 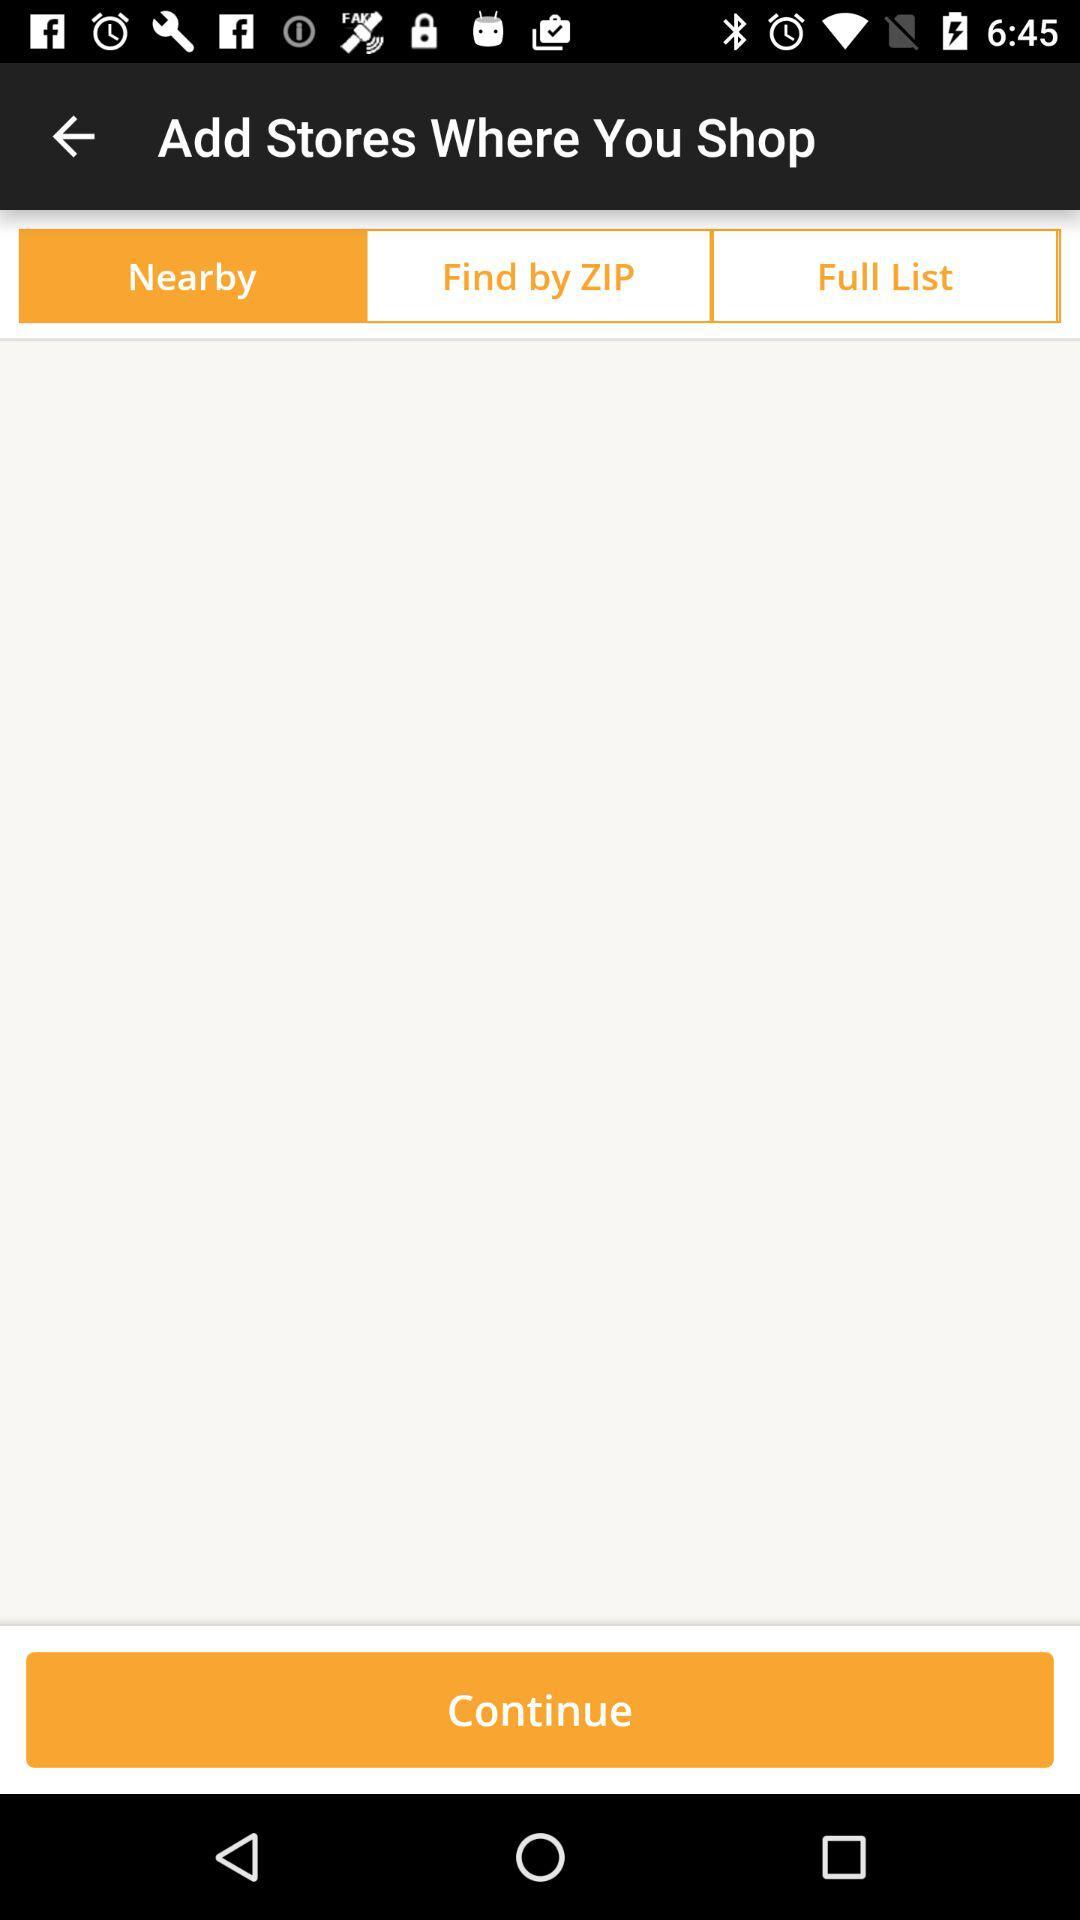 I want to click on the icon above the nearby item, so click(x=72, y=135).